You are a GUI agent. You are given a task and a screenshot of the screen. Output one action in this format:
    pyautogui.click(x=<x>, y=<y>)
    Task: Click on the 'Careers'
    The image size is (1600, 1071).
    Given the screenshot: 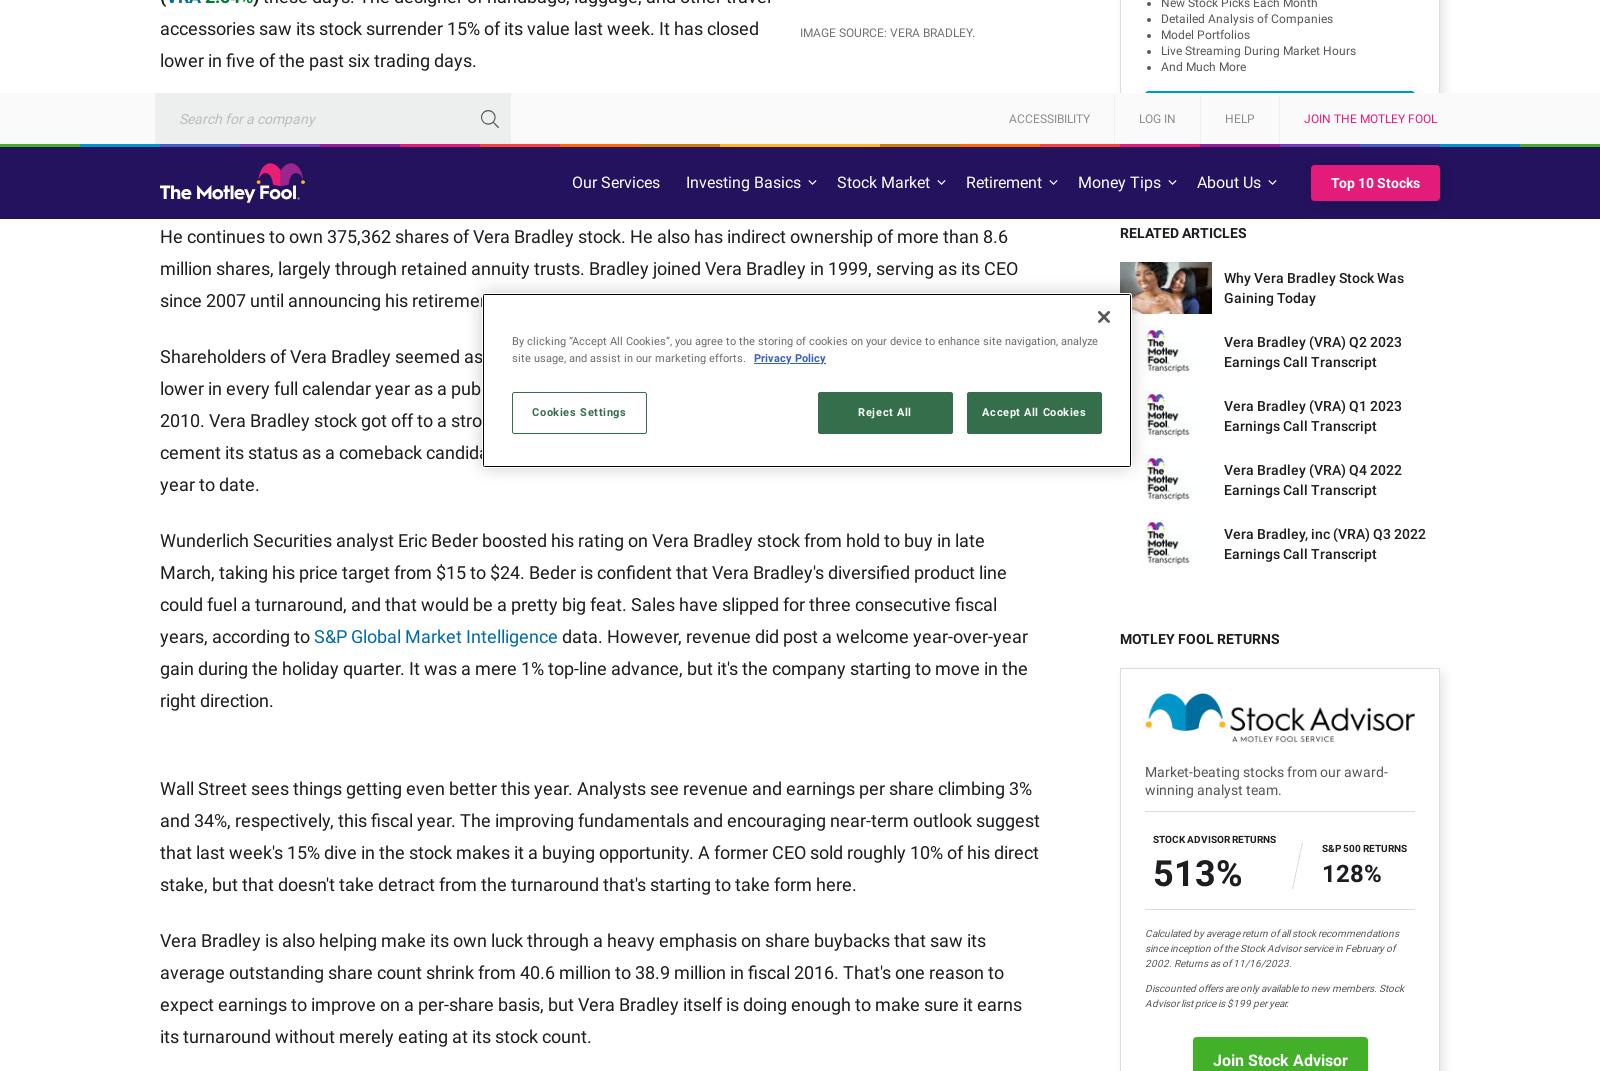 What is the action you would take?
    pyautogui.click(x=494, y=708)
    